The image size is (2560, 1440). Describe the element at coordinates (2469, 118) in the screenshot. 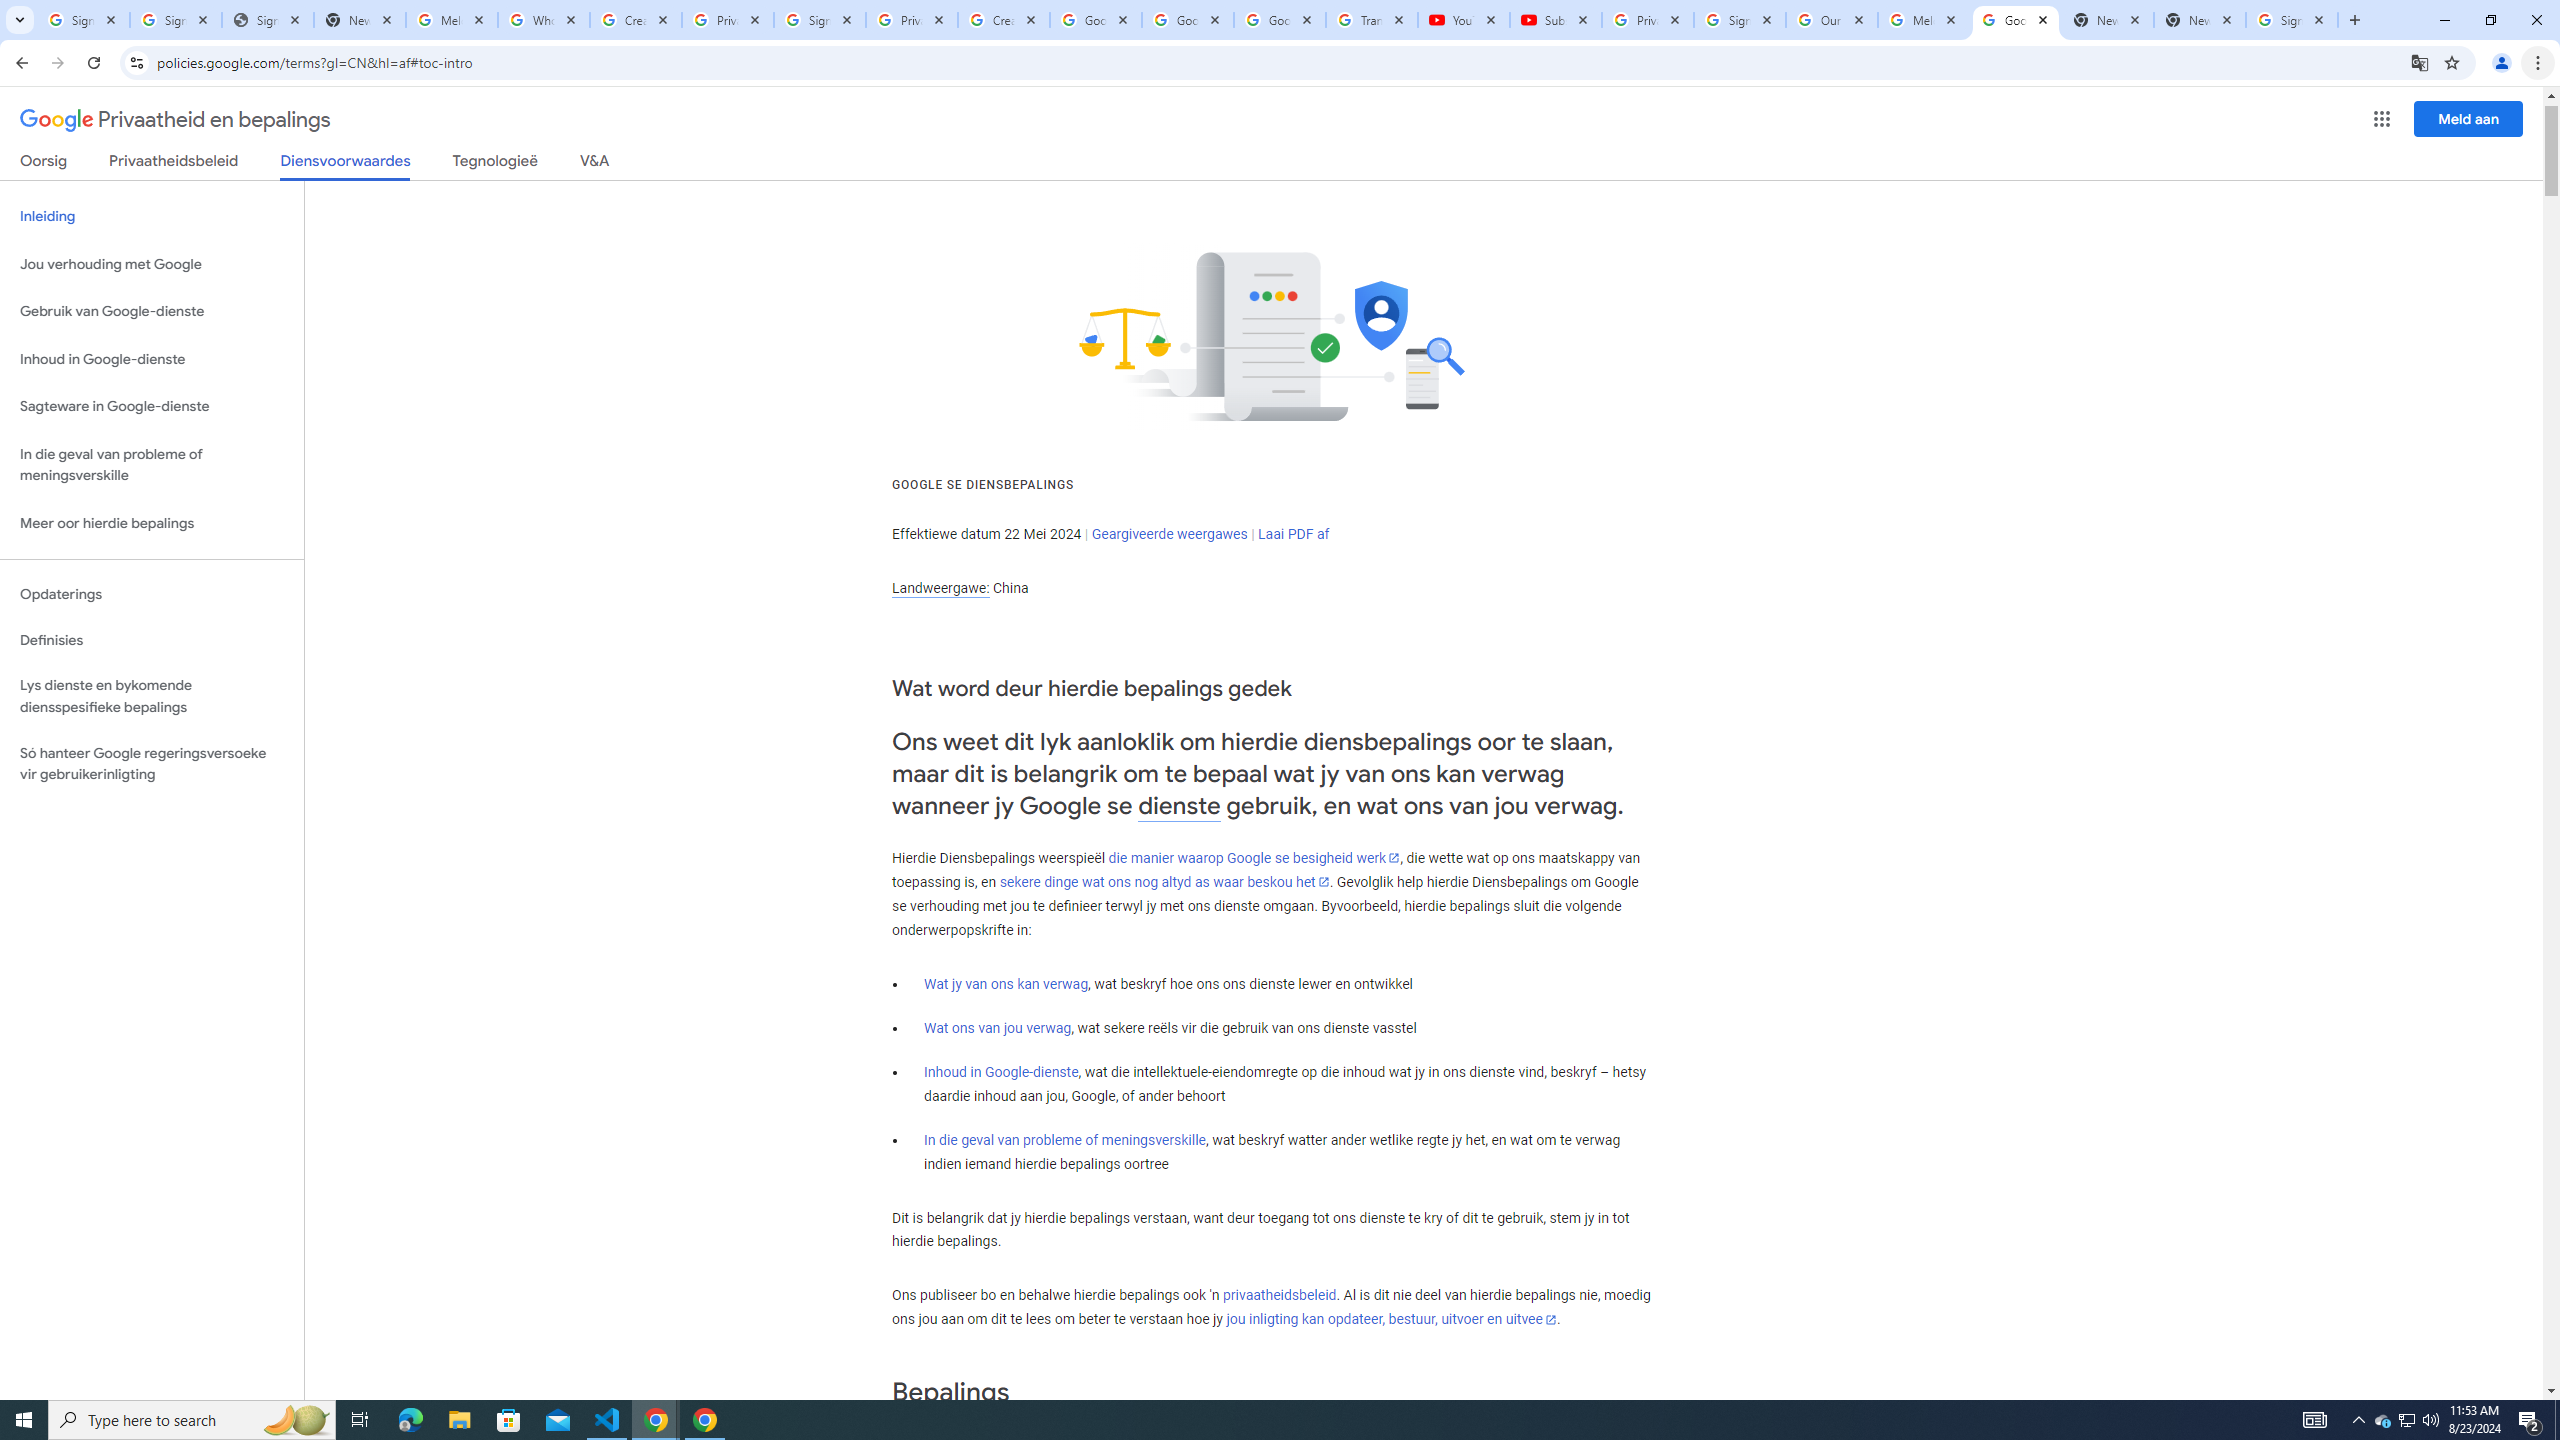

I see `'Meld aan'` at that location.